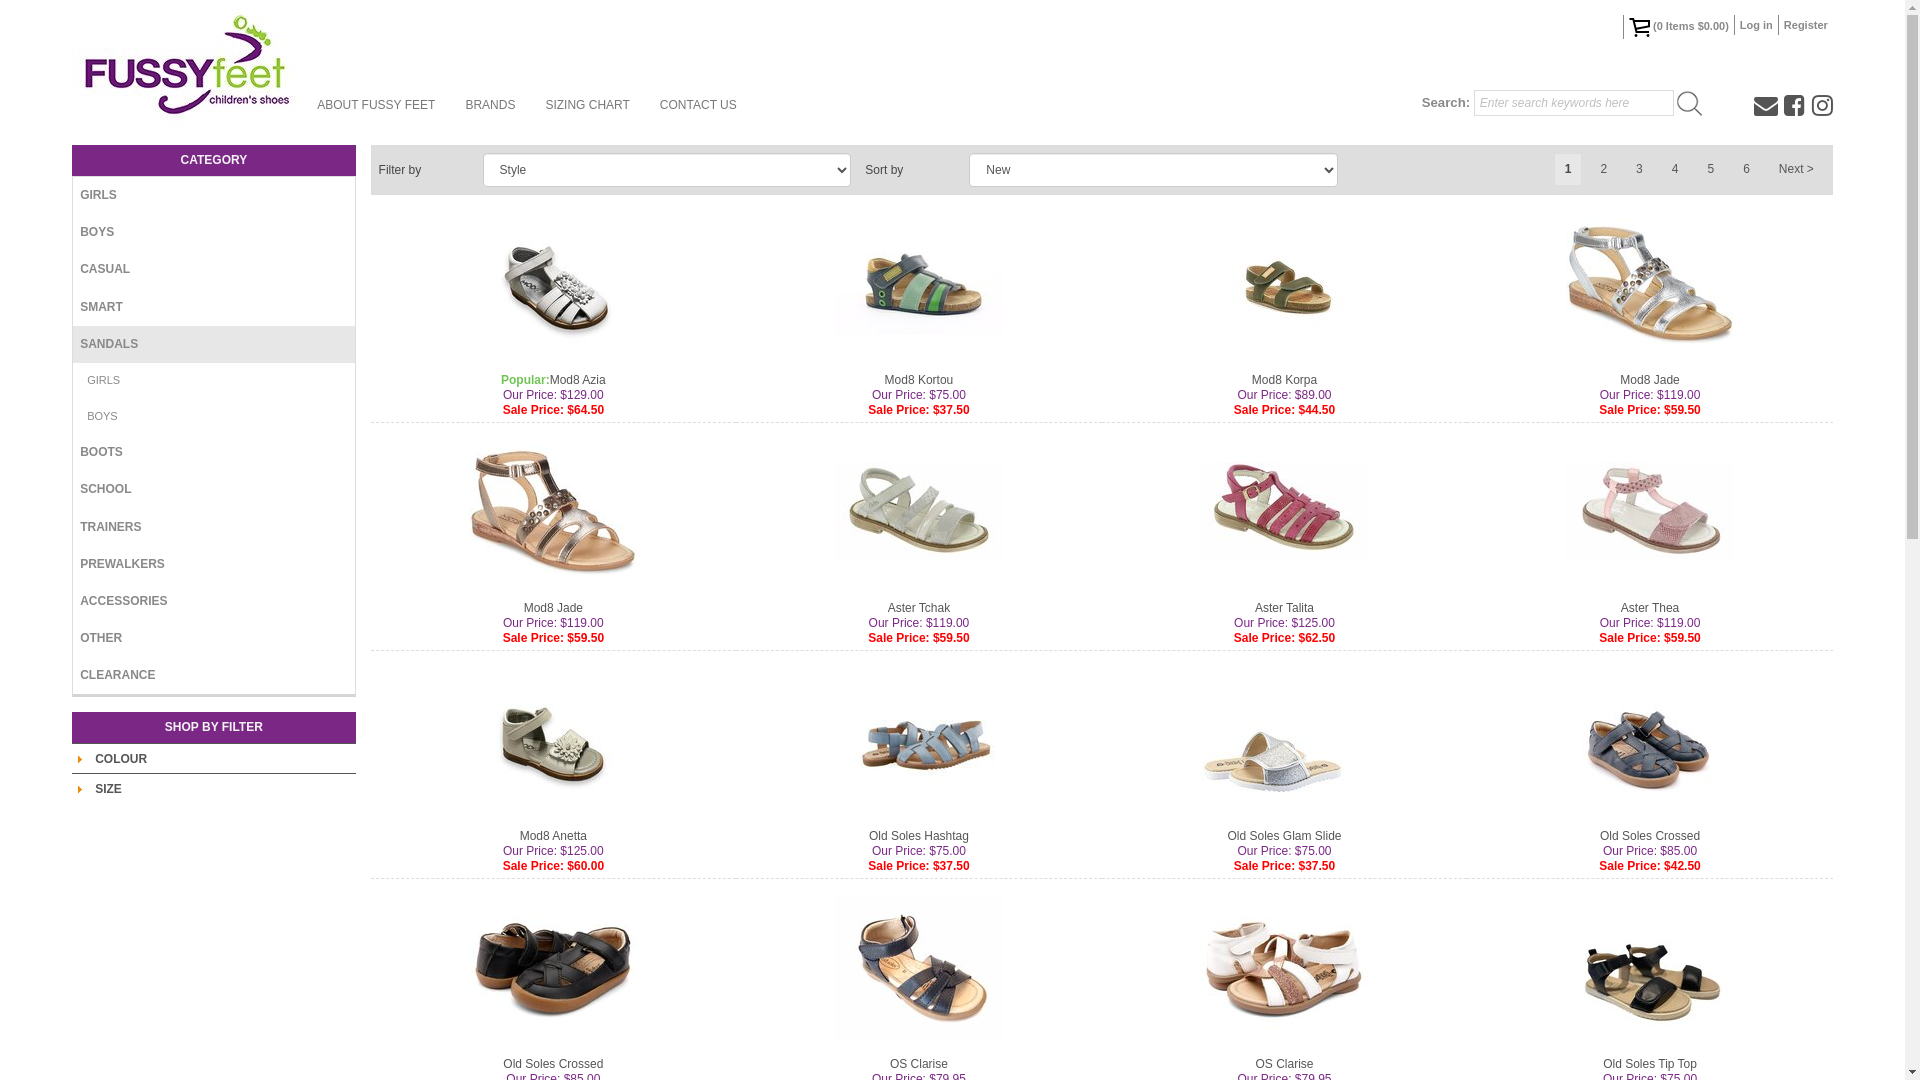 This screenshot has width=1920, height=1080. I want to click on 'Mod8 Anetta', so click(519, 836).